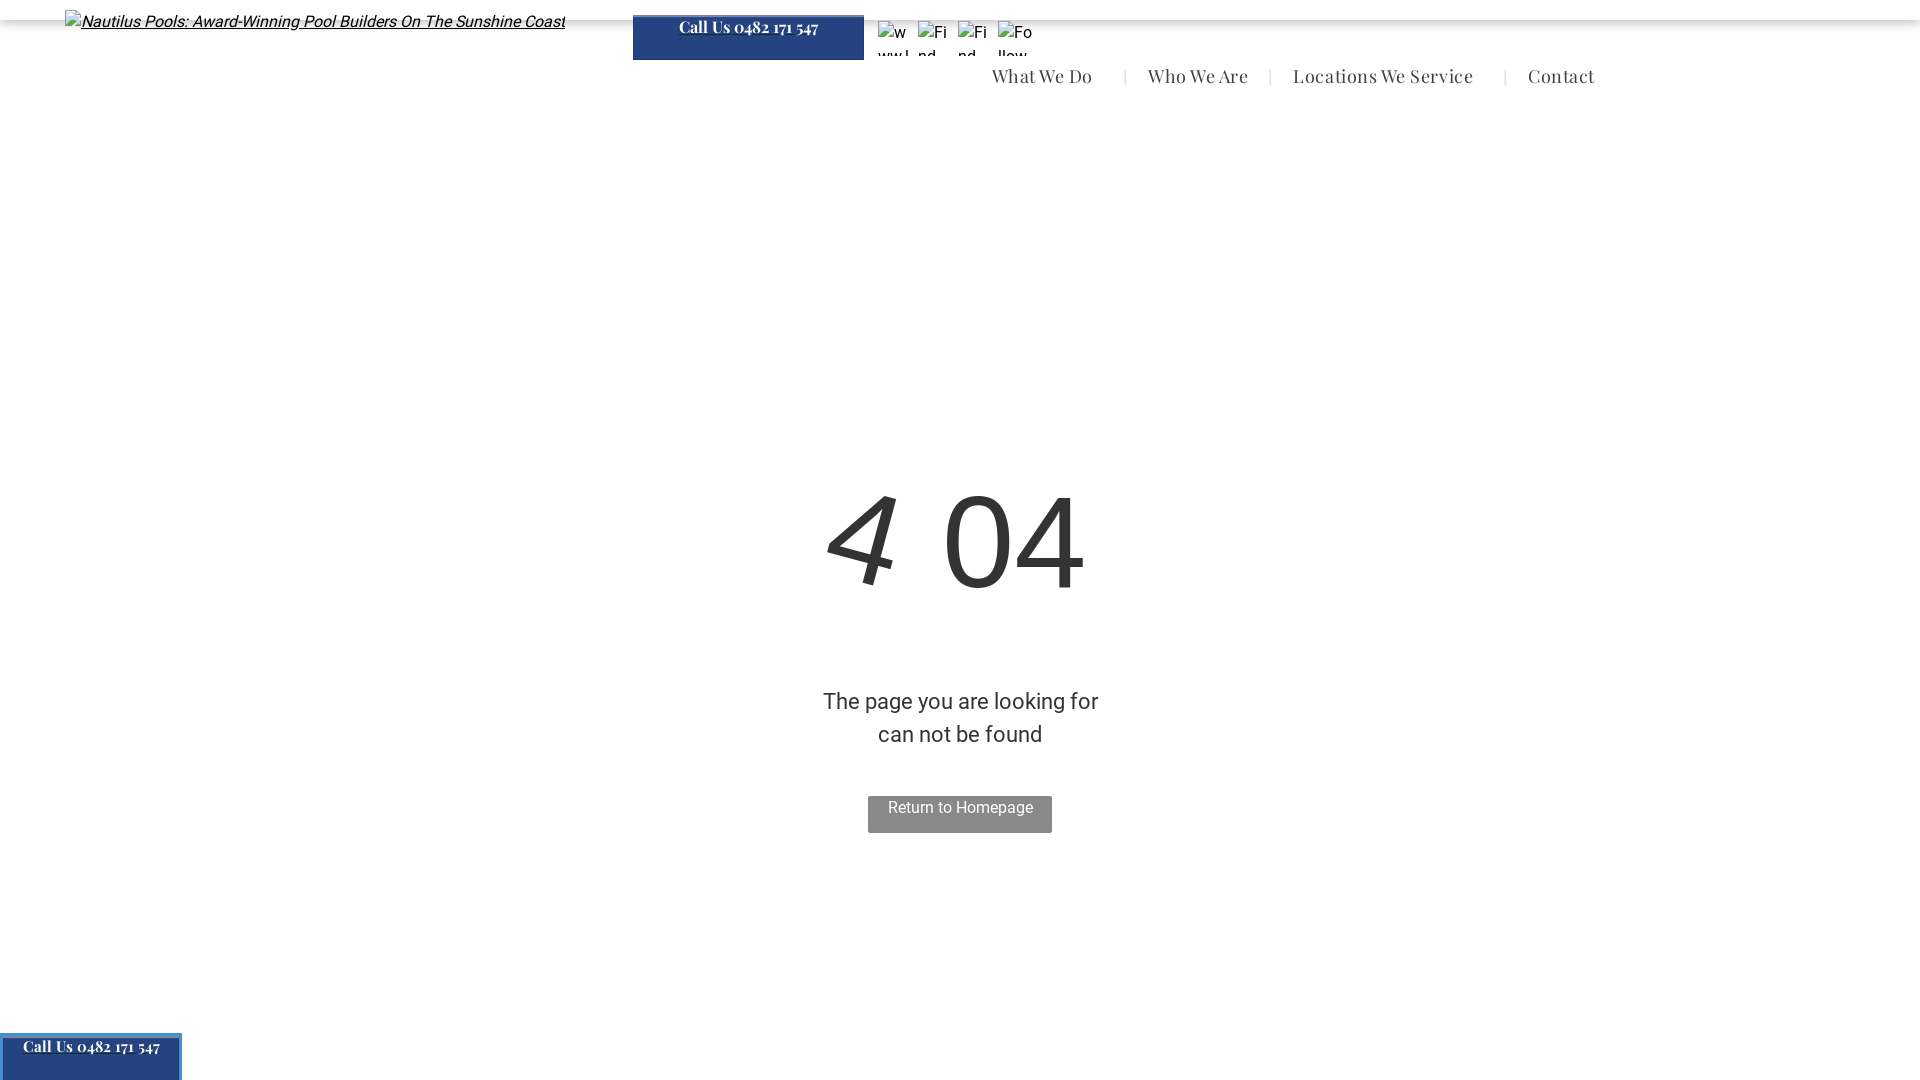 The height and width of the screenshot is (1080, 1920). Describe the element at coordinates (1507, 75) in the screenshot. I see `'Contact'` at that location.